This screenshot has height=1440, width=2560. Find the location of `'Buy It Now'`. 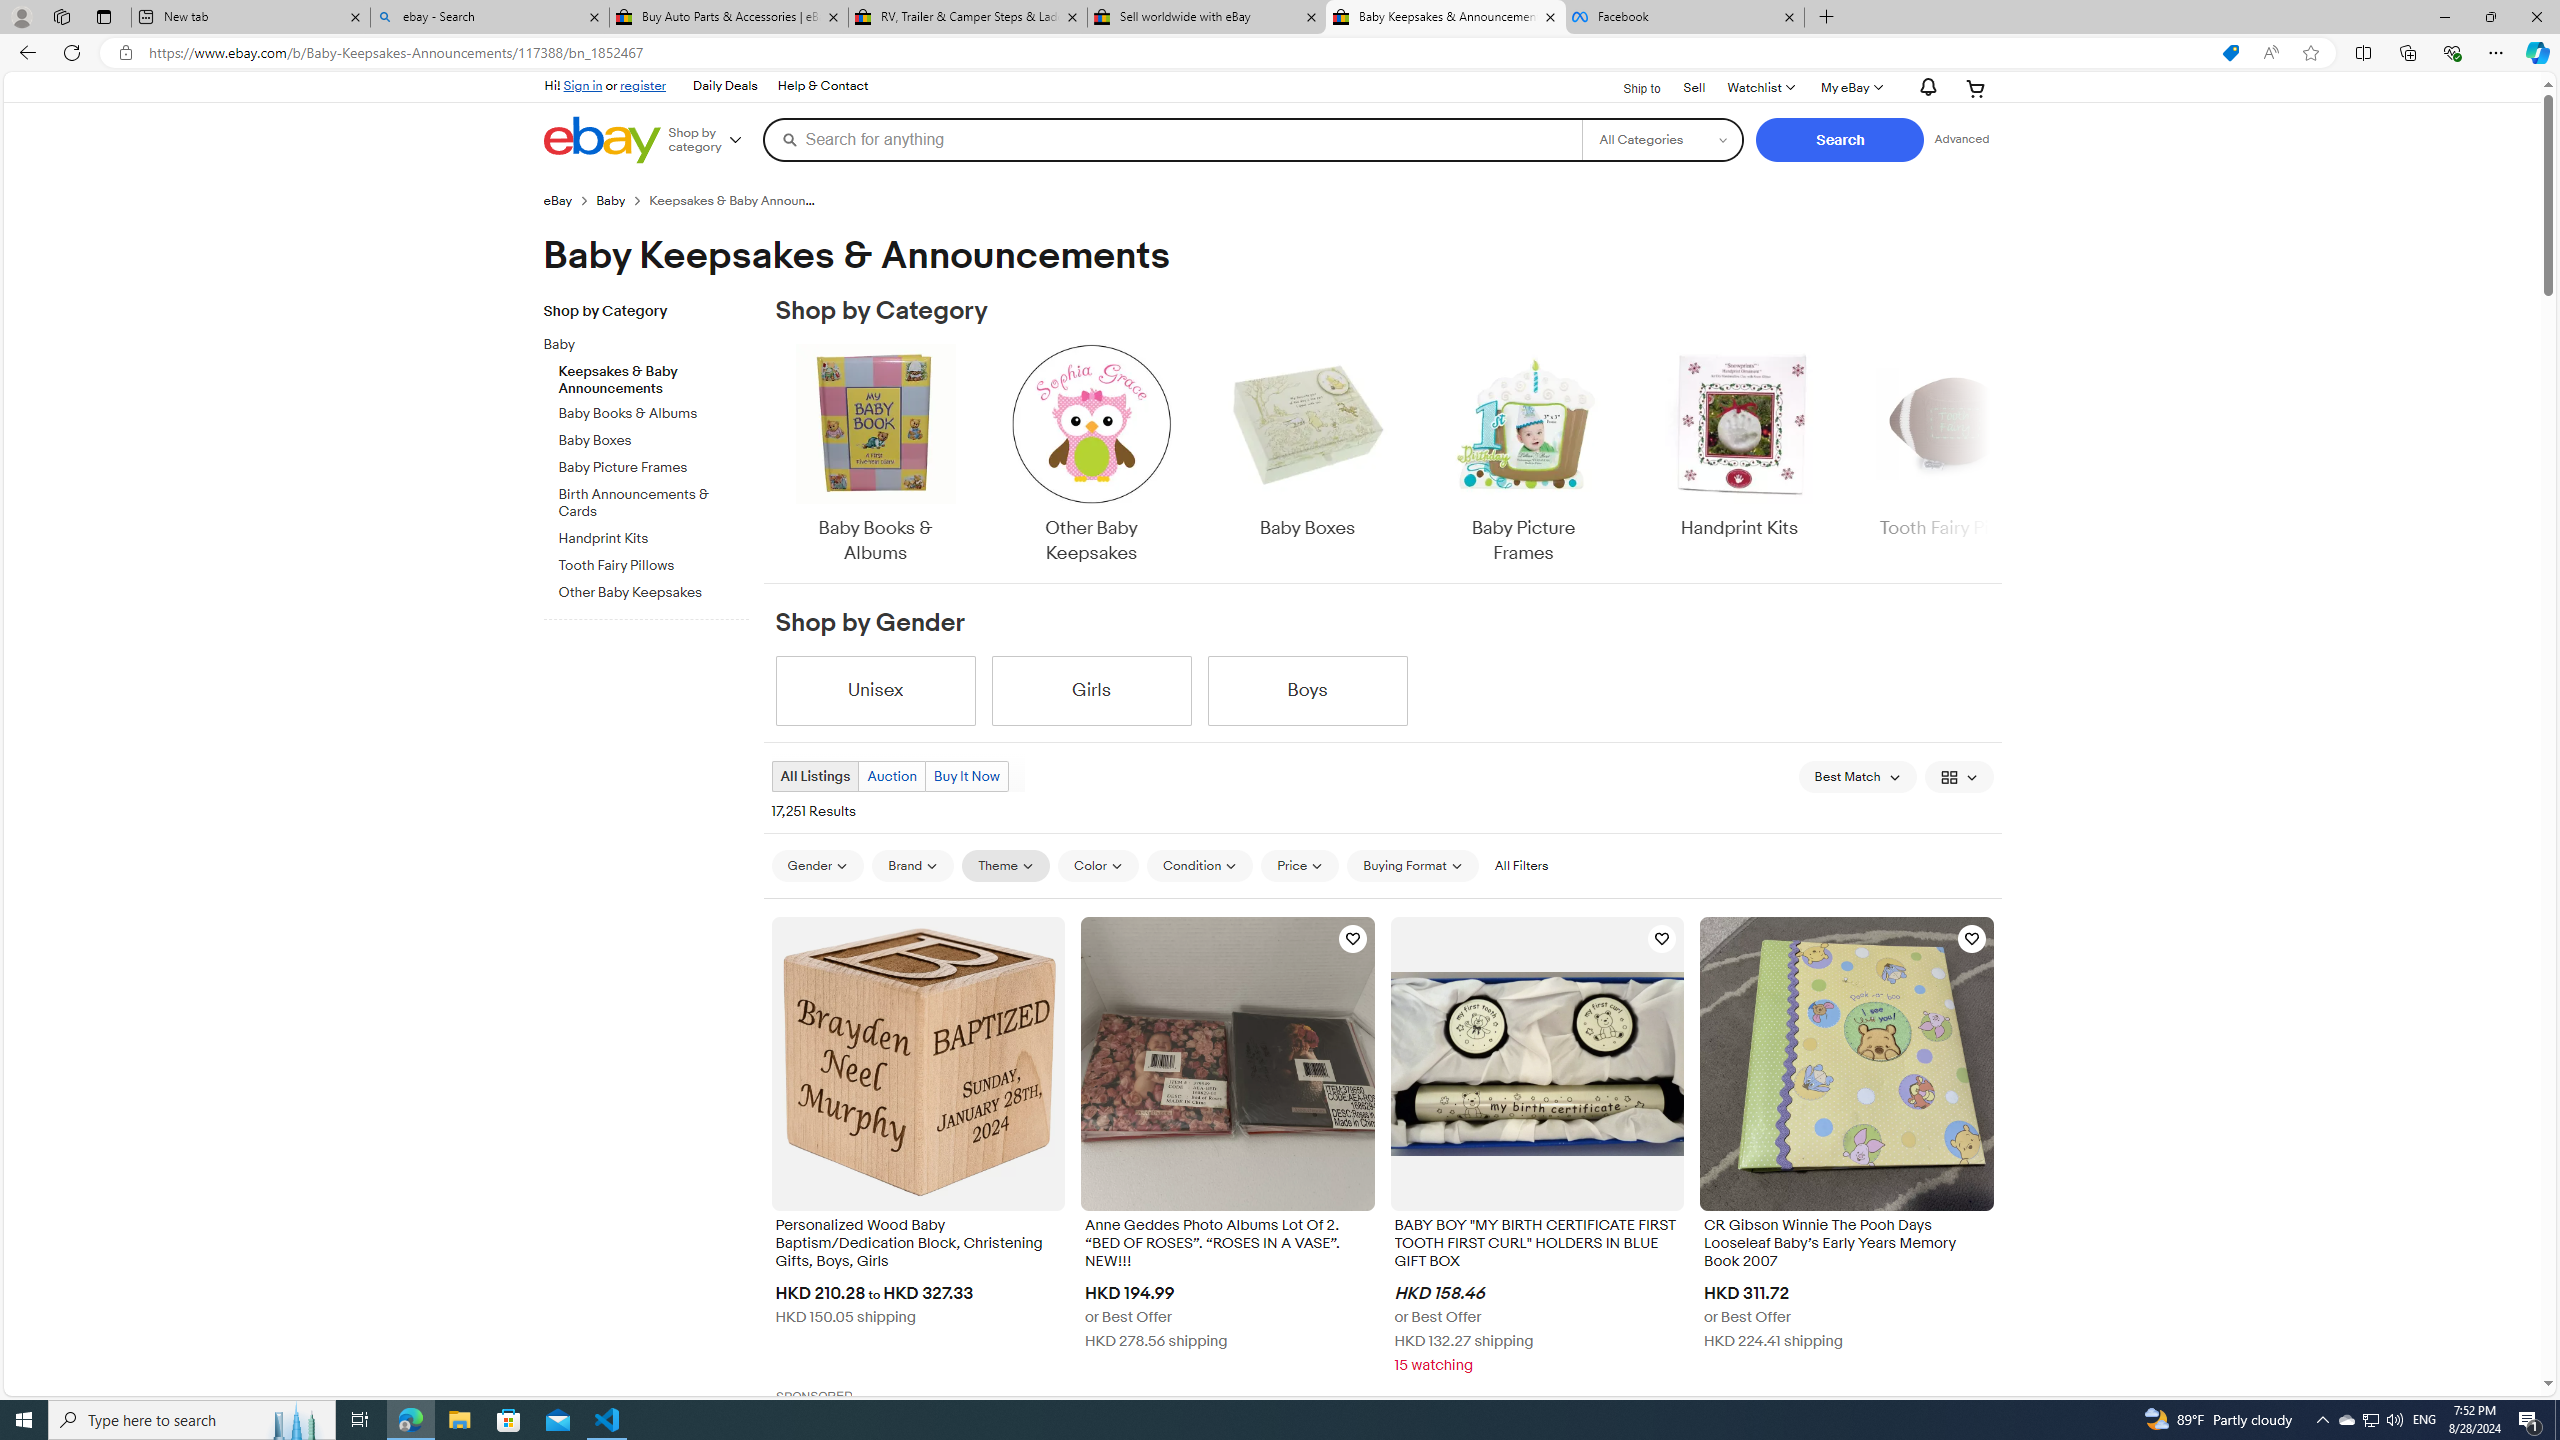

'Buy It Now' is located at coordinates (966, 775).